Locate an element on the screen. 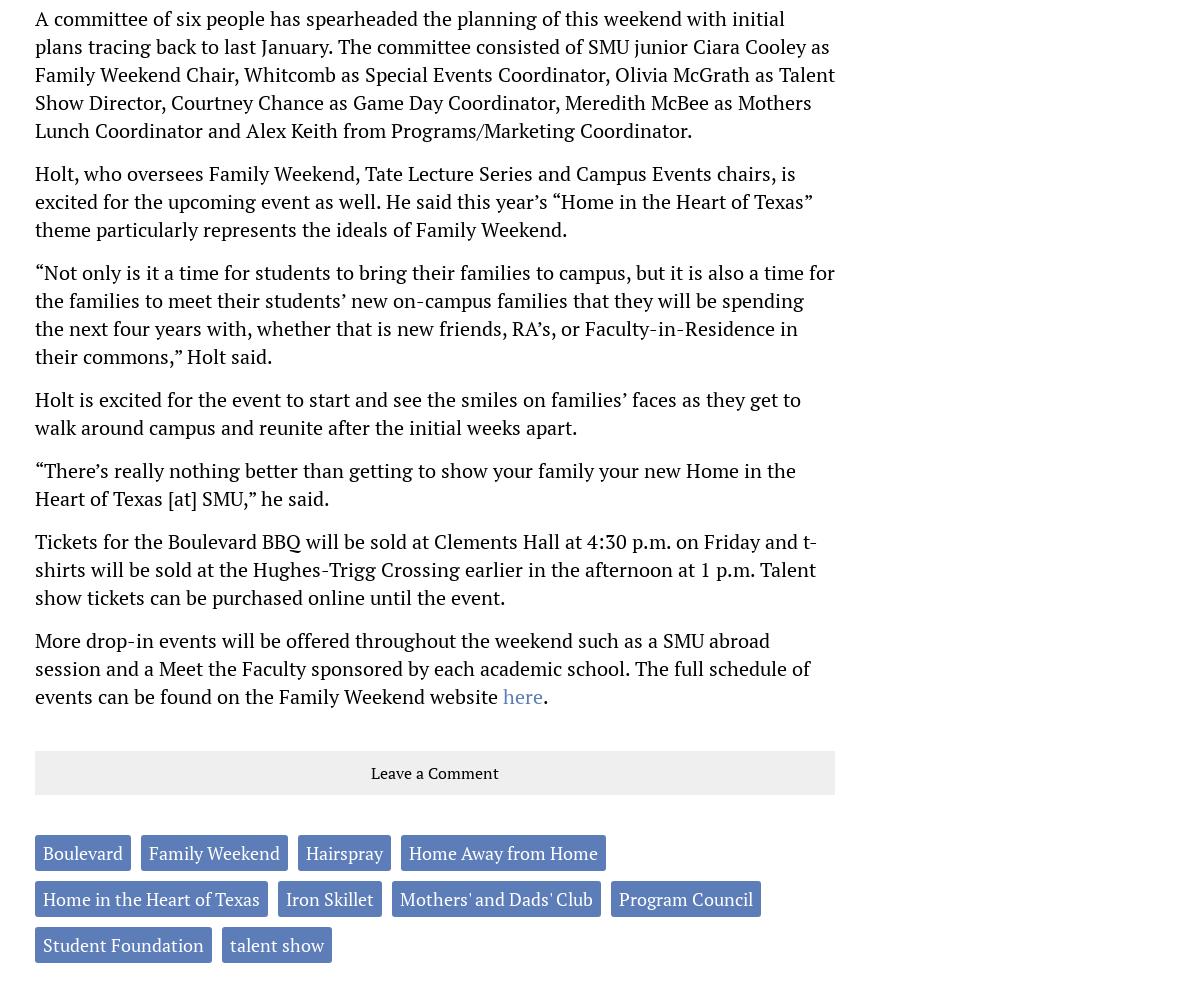 Image resolution: width=1180 pixels, height=999 pixels. 'Student Foundation' is located at coordinates (122, 943).